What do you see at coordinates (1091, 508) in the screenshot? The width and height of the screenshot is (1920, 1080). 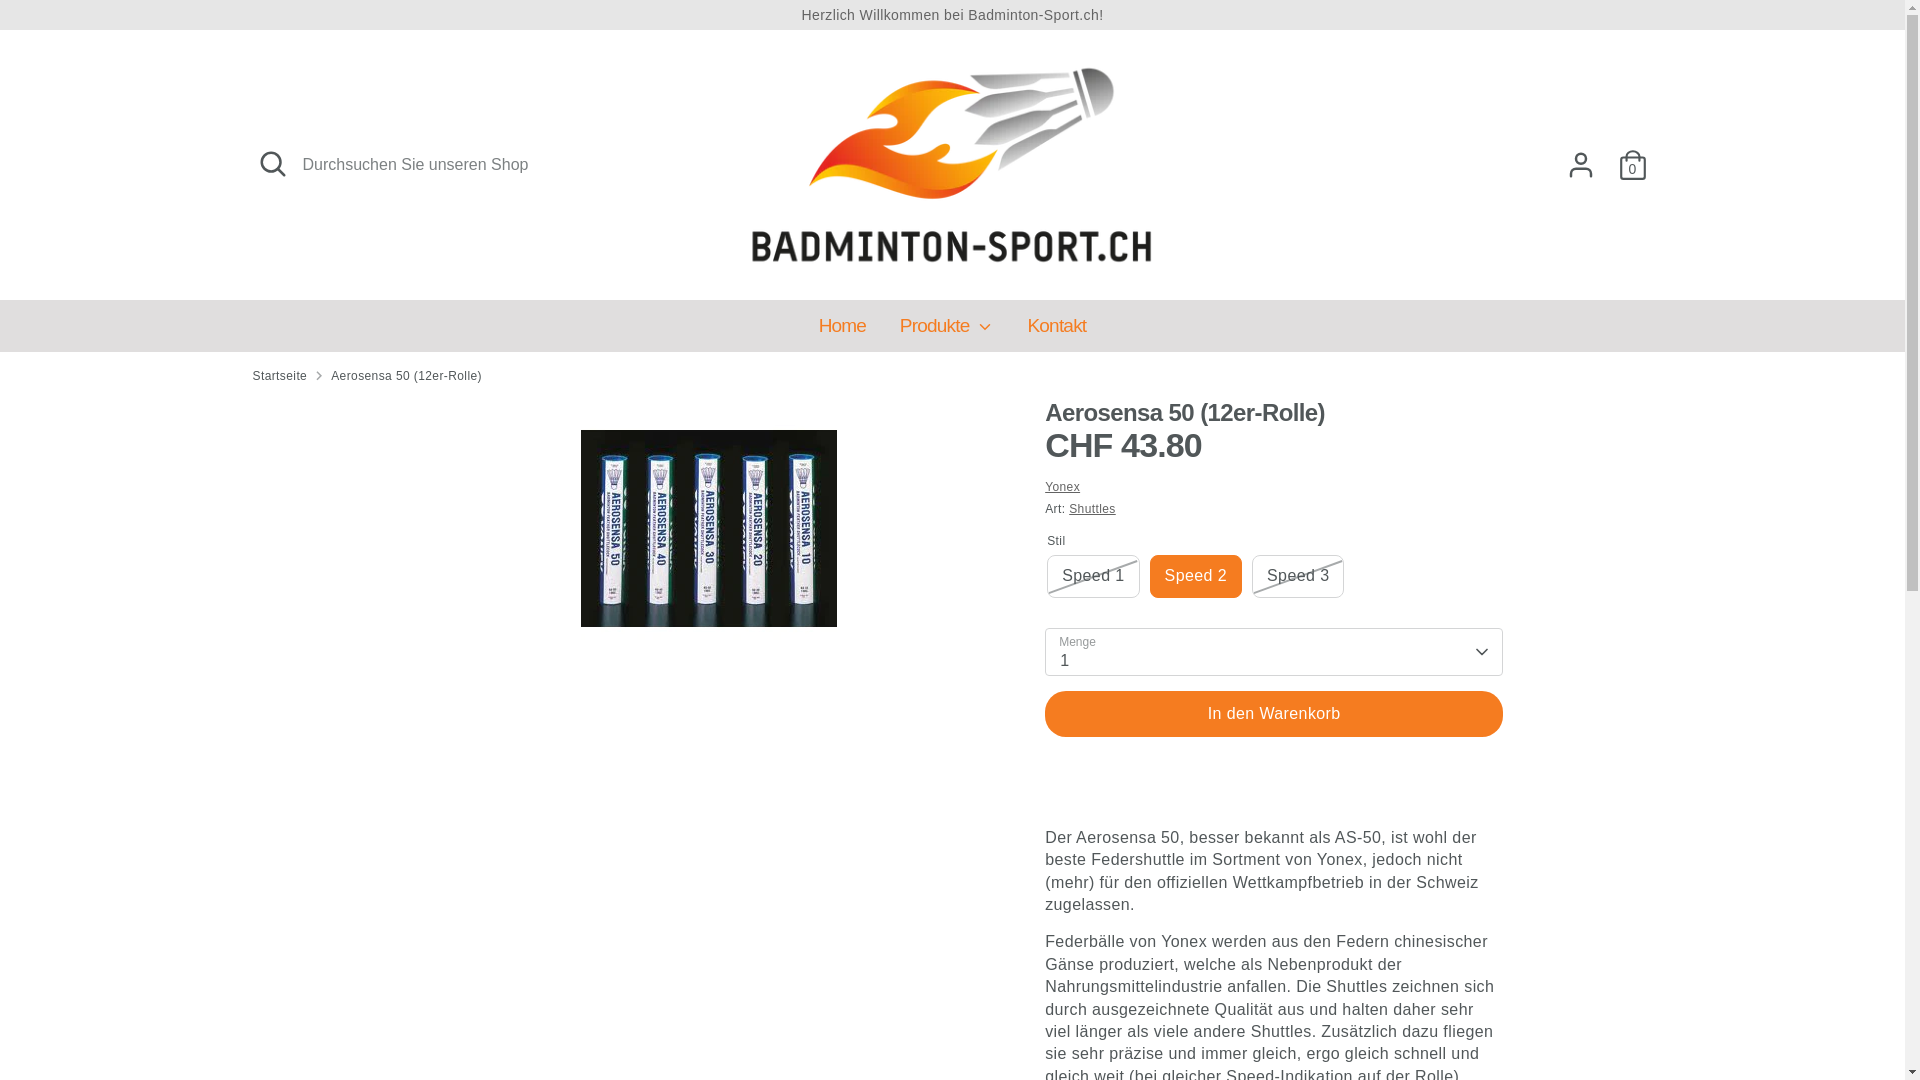 I see `'Shuttles'` at bounding box center [1091, 508].